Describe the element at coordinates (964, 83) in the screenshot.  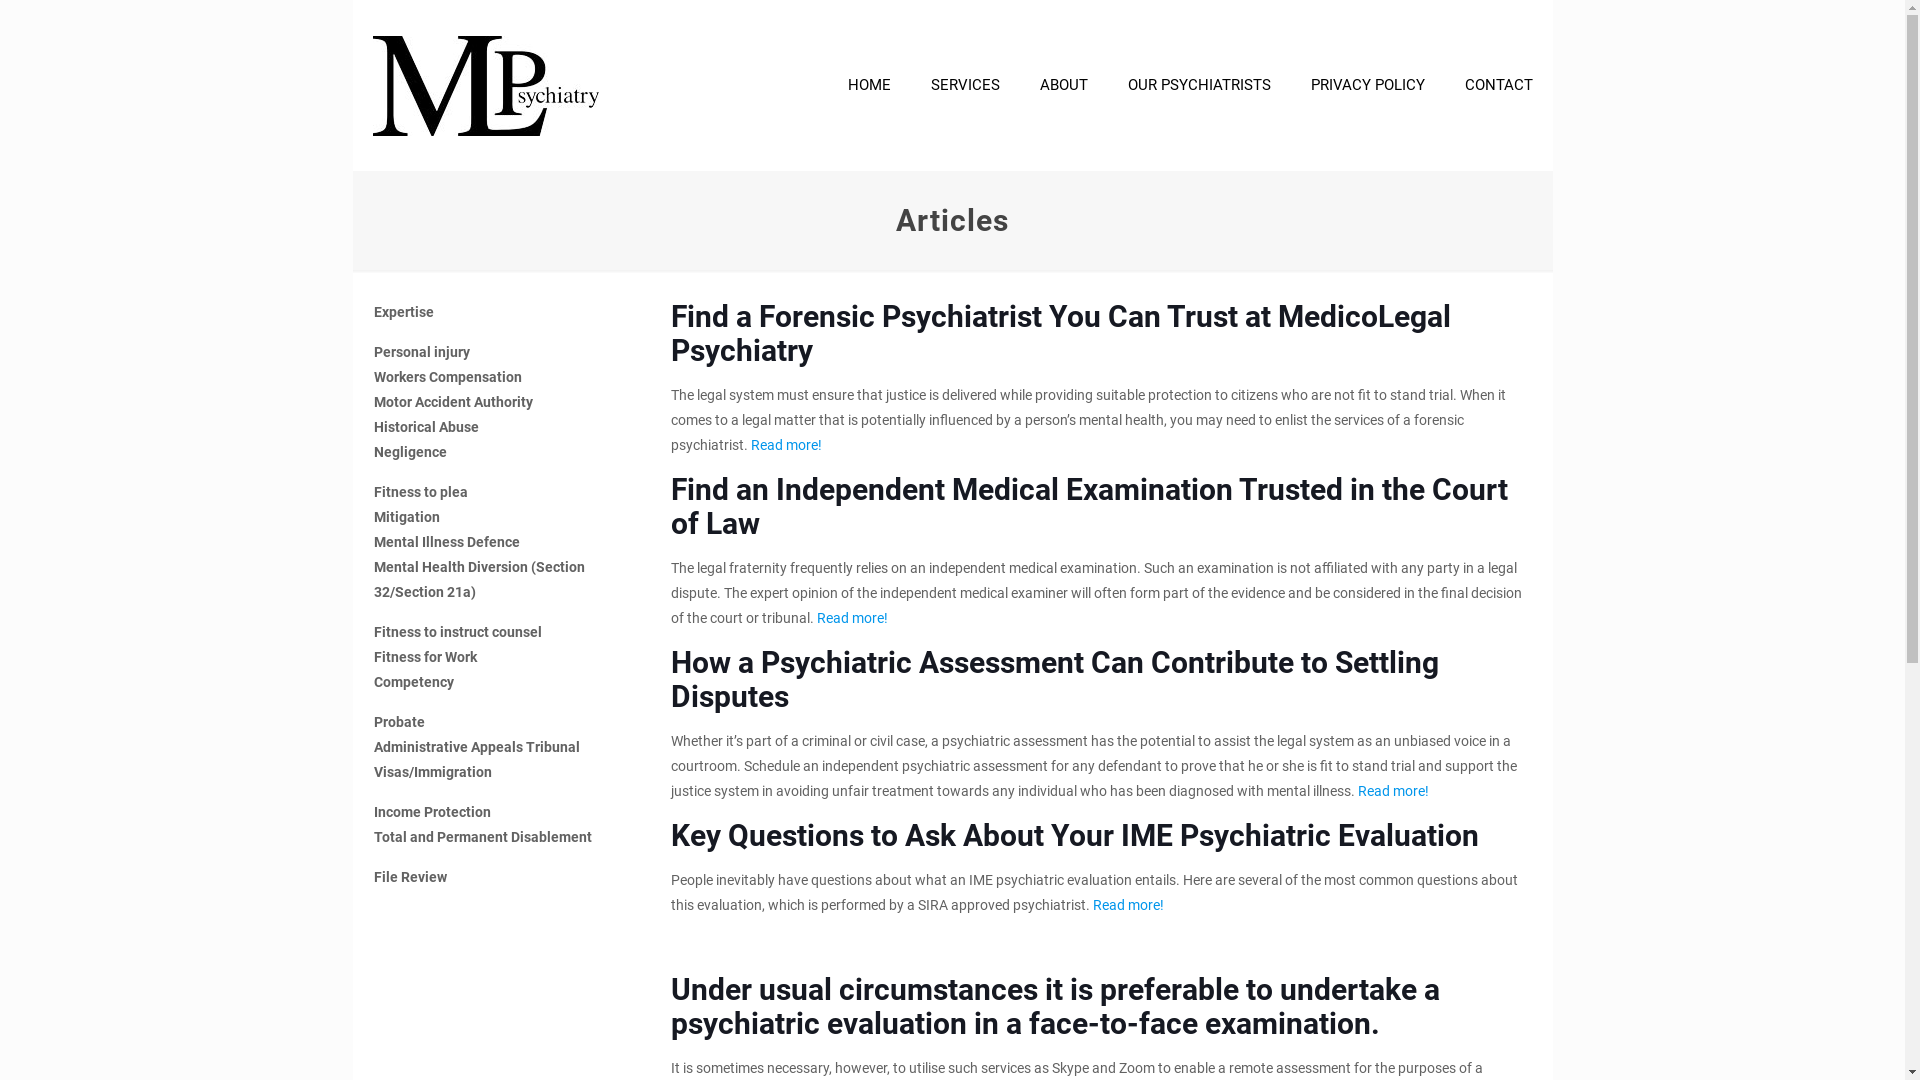
I see `'SERVICES'` at that location.